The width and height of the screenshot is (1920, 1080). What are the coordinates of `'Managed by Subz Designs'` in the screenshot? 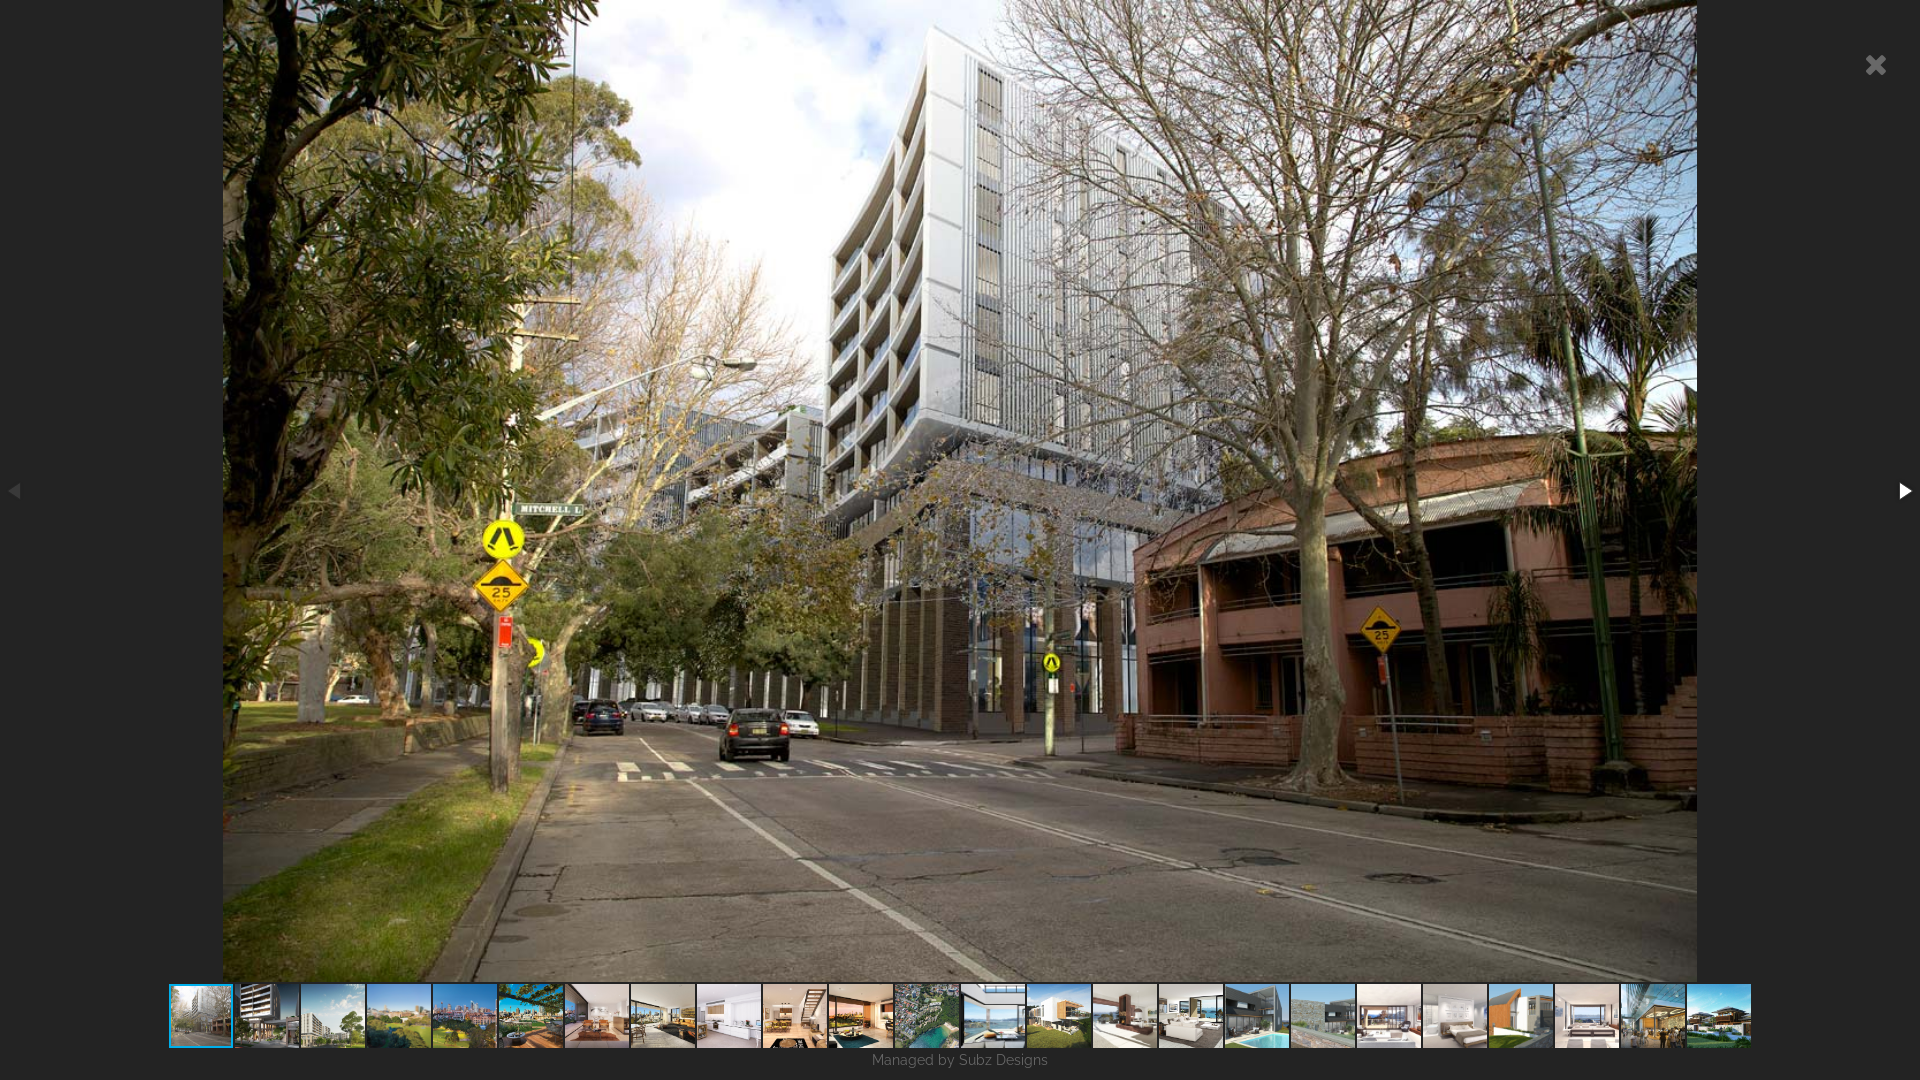 It's located at (960, 1059).